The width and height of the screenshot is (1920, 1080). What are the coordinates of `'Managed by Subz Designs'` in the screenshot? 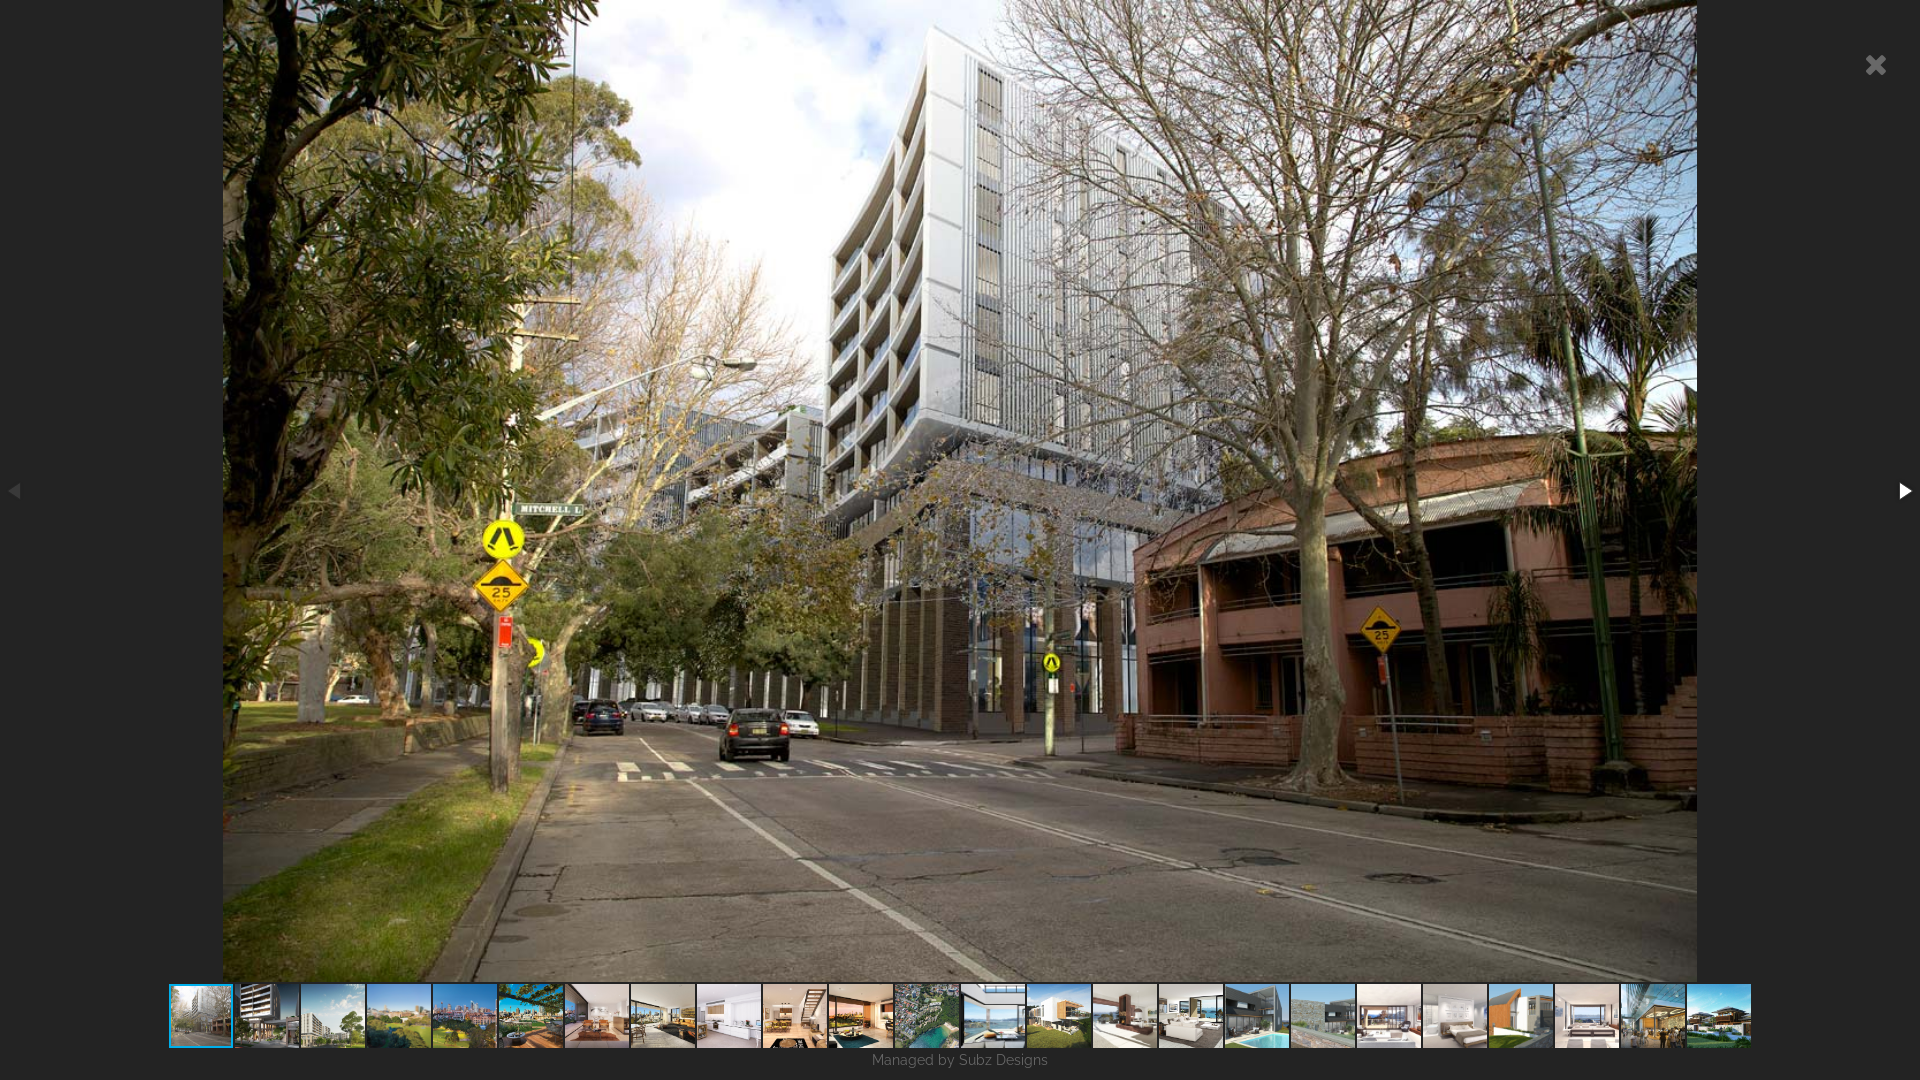 It's located at (960, 1059).